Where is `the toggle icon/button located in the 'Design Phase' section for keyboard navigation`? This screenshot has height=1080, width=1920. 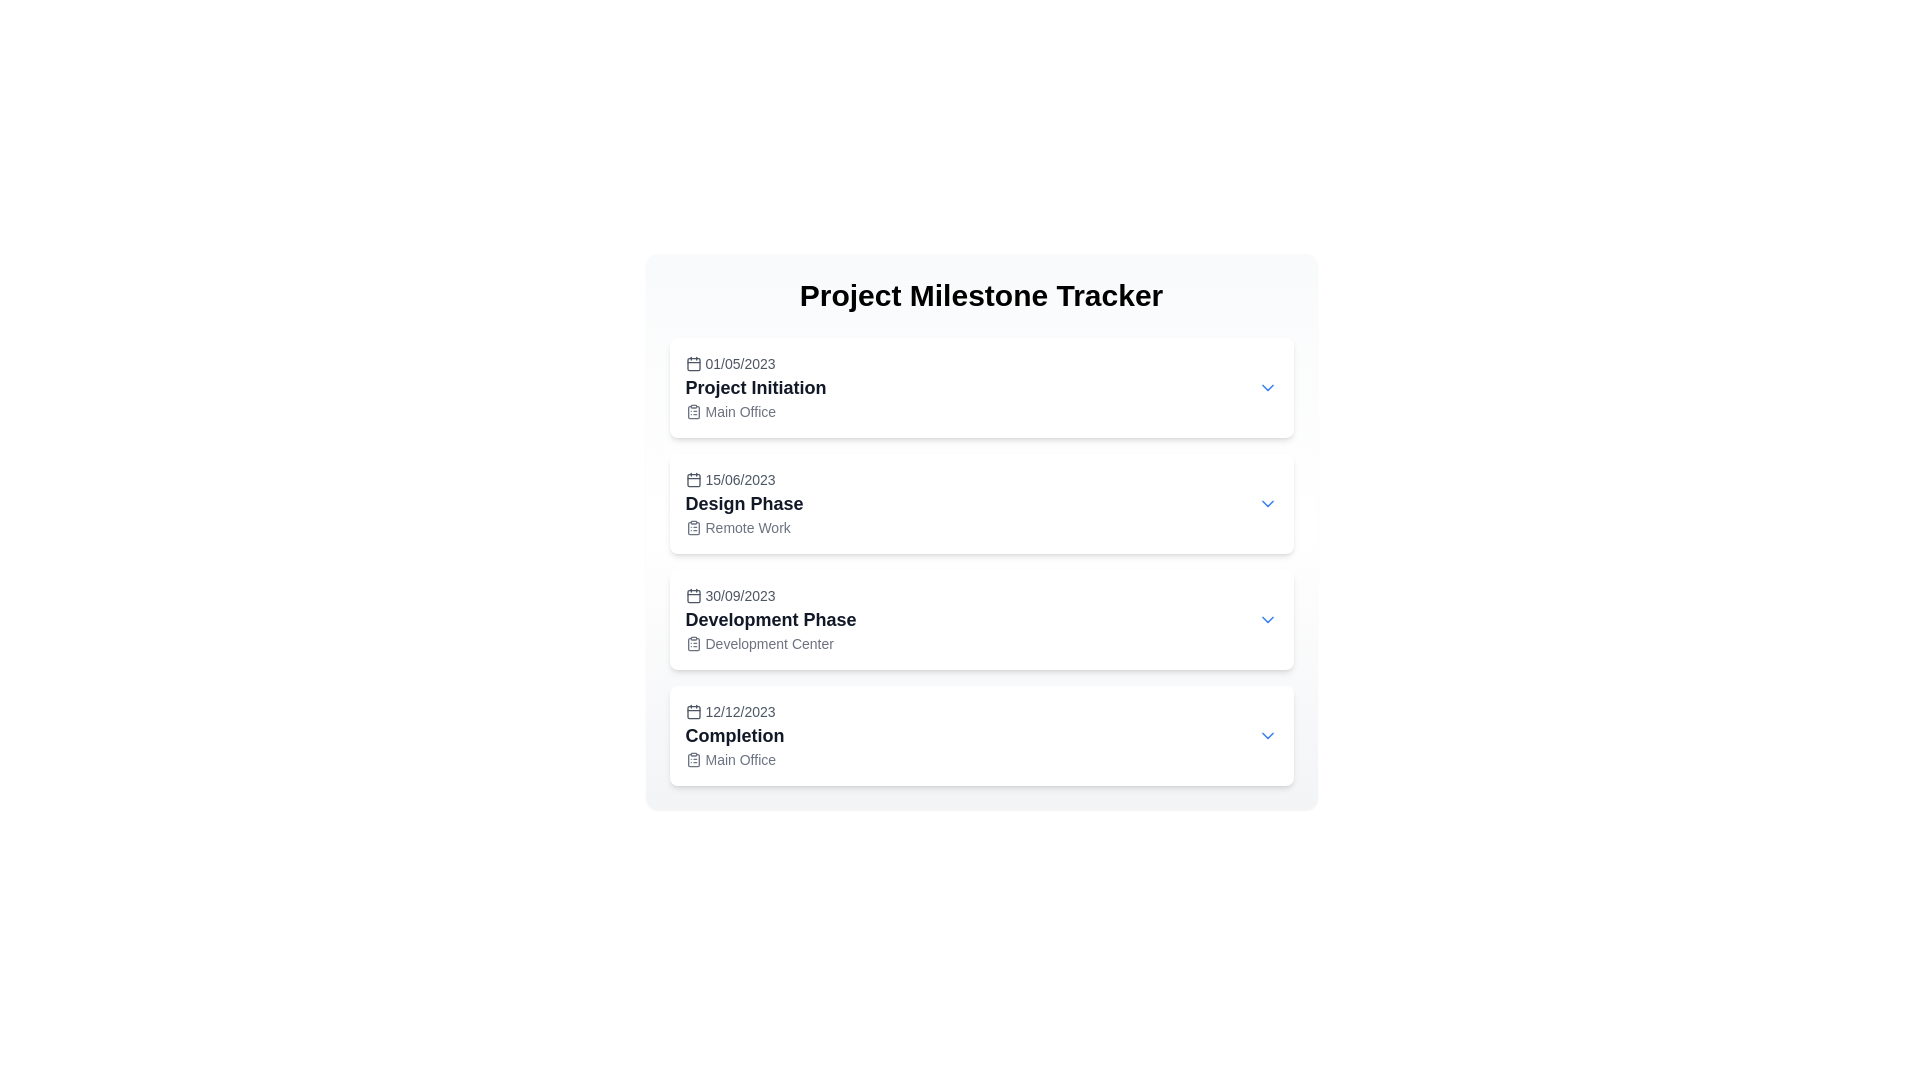 the toggle icon/button located in the 'Design Phase' section for keyboard navigation is located at coordinates (1266, 503).